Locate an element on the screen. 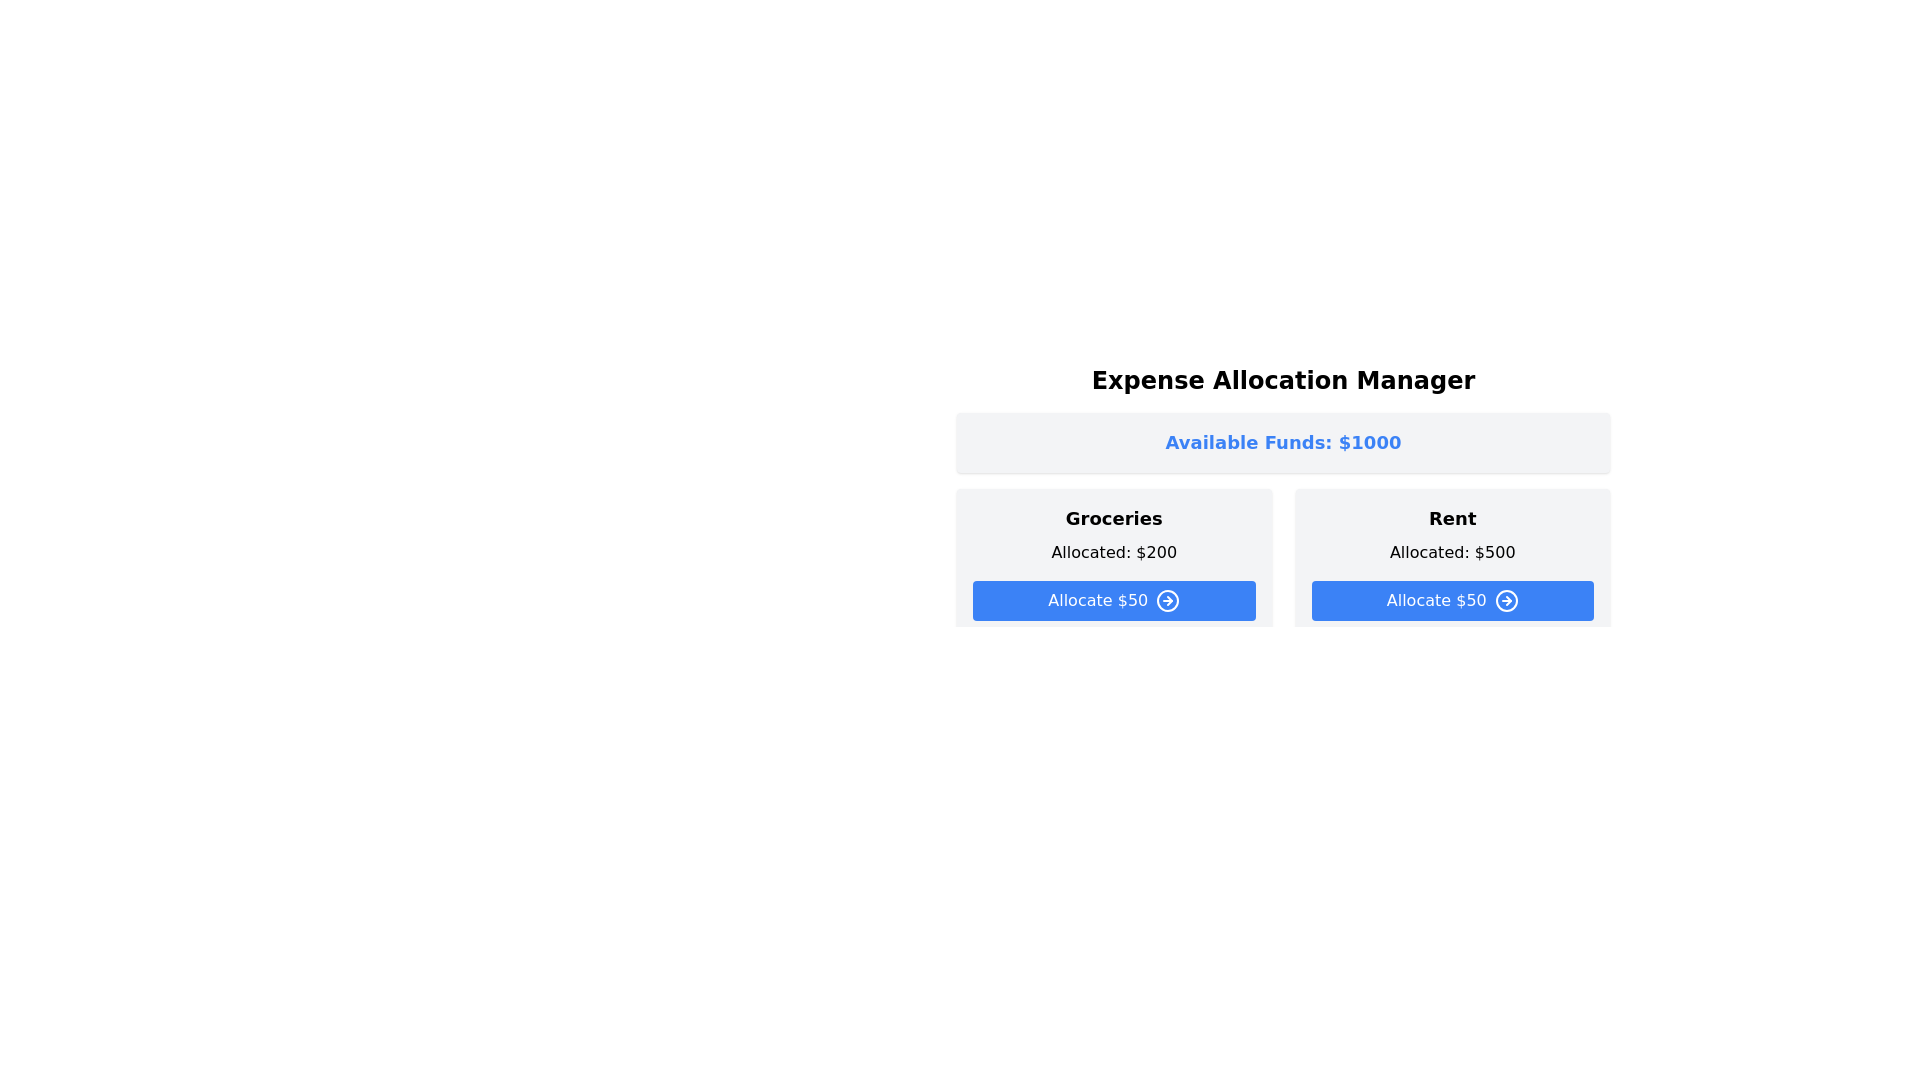 The image size is (1920, 1080). the Circle Arrow Right icon located on the rightmost side of the 'Allocate $50' button under the 'Groceries' allocation section is located at coordinates (1168, 600).